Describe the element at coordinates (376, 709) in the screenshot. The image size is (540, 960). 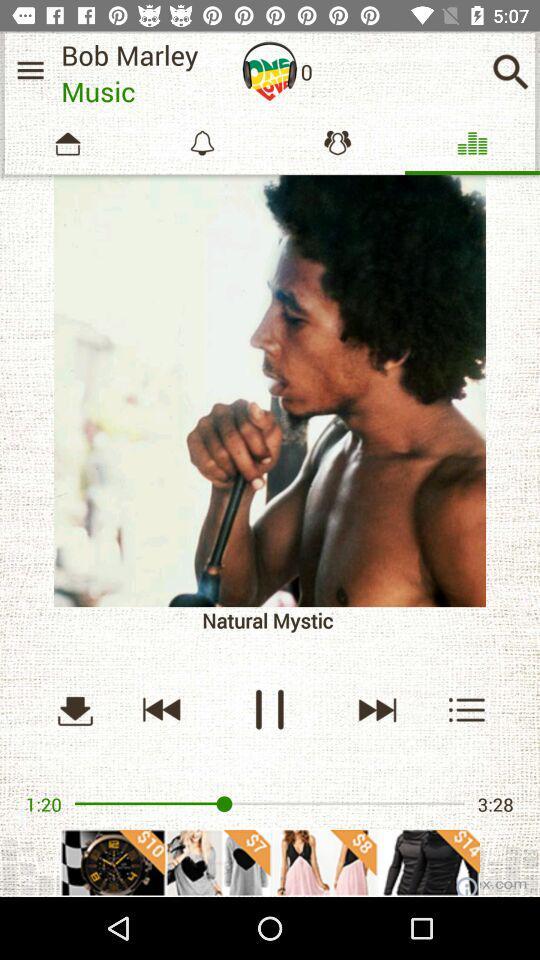
I see `musci play` at that location.